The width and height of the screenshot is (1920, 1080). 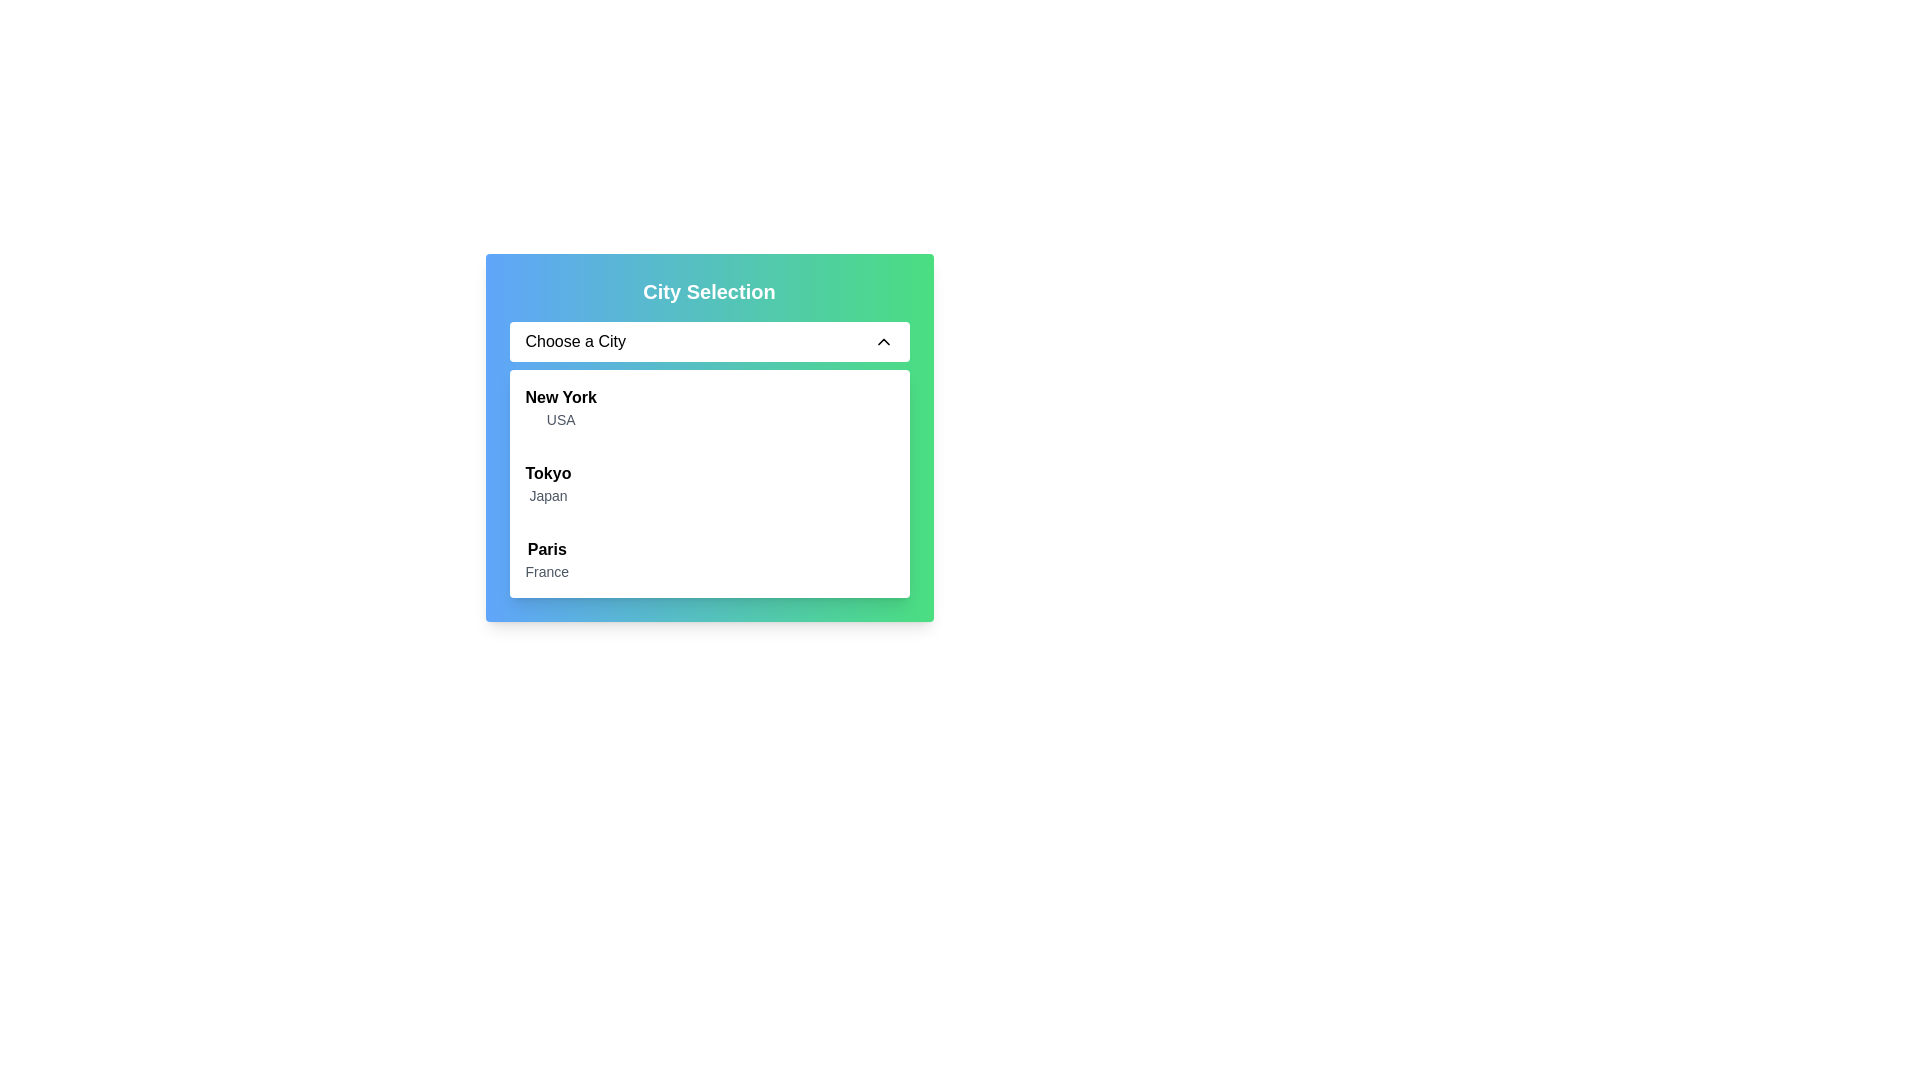 I want to click on text label displaying 'France', which is styled in gray and positioned below 'Paris' in the city selection dropdown menu, so click(x=547, y=571).